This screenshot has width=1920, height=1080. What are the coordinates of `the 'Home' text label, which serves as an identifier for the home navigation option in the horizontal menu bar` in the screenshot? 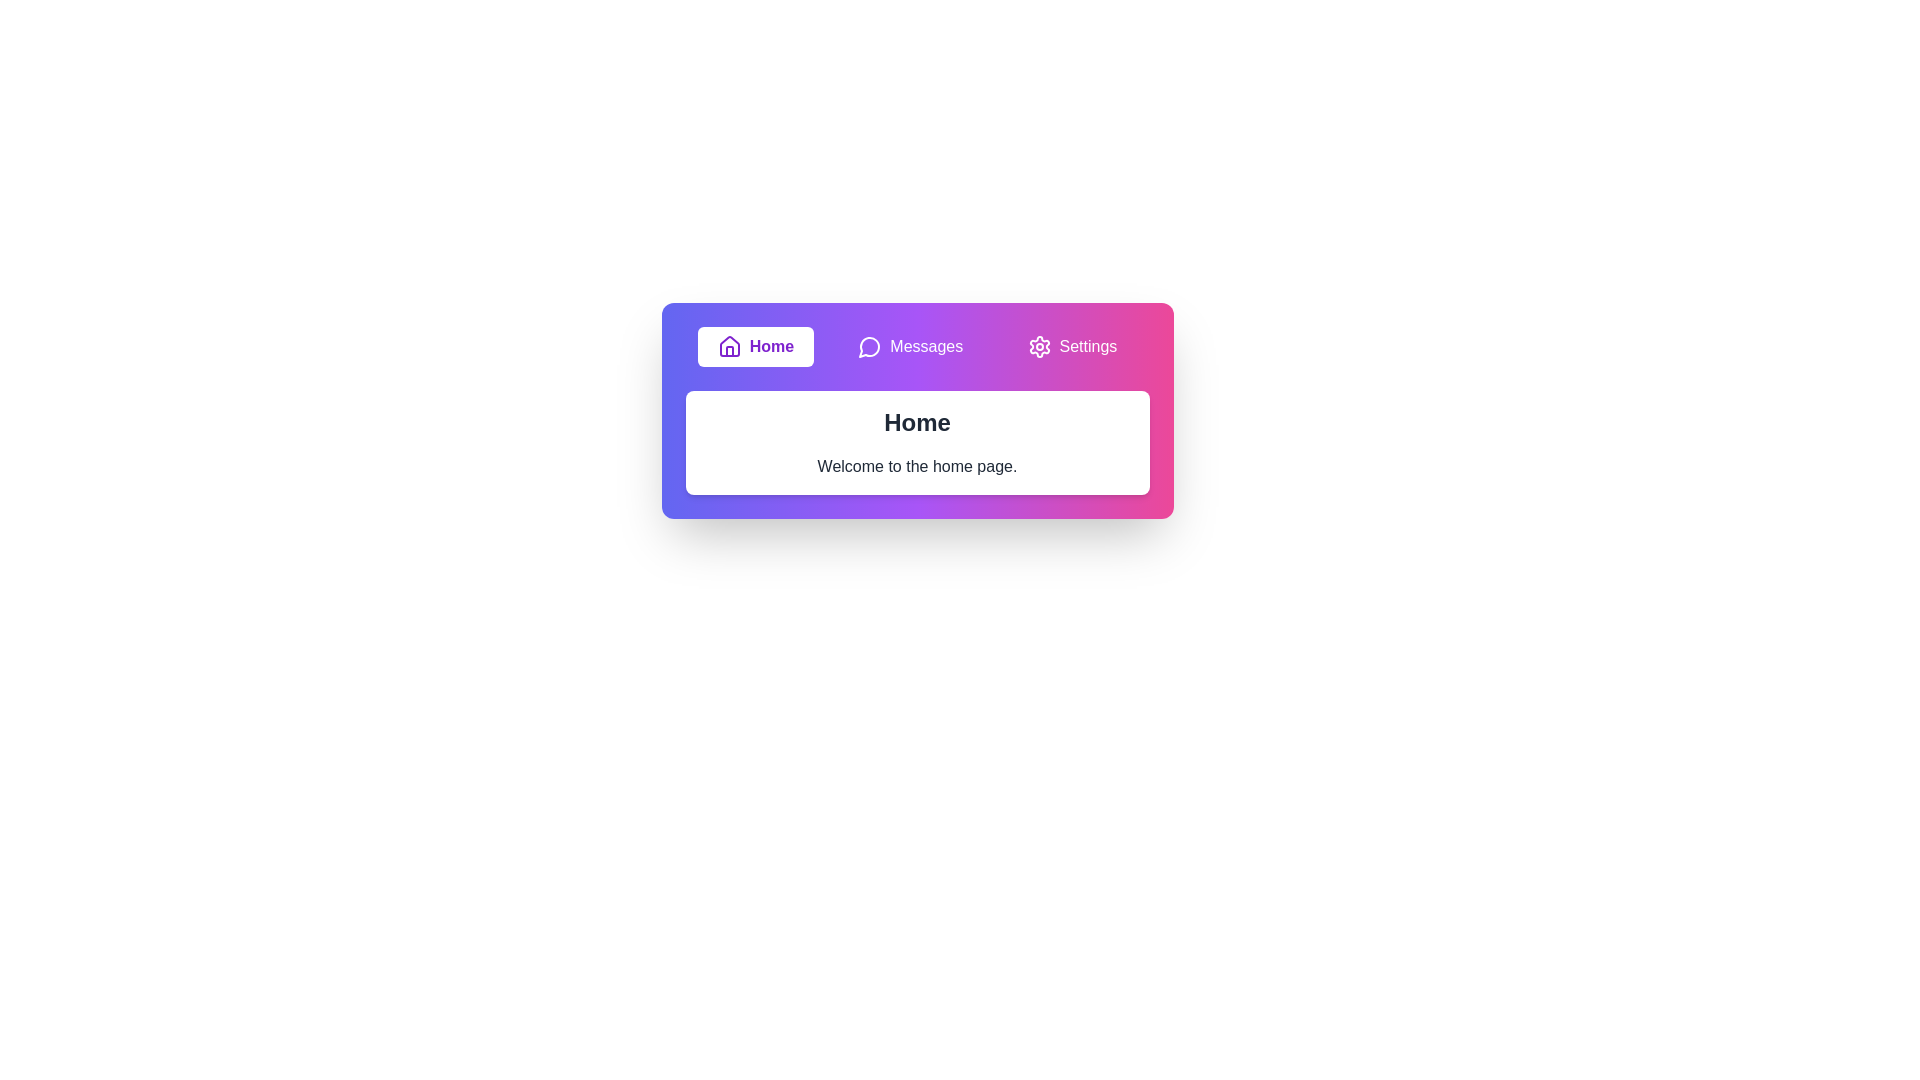 It's located at (770, 346).